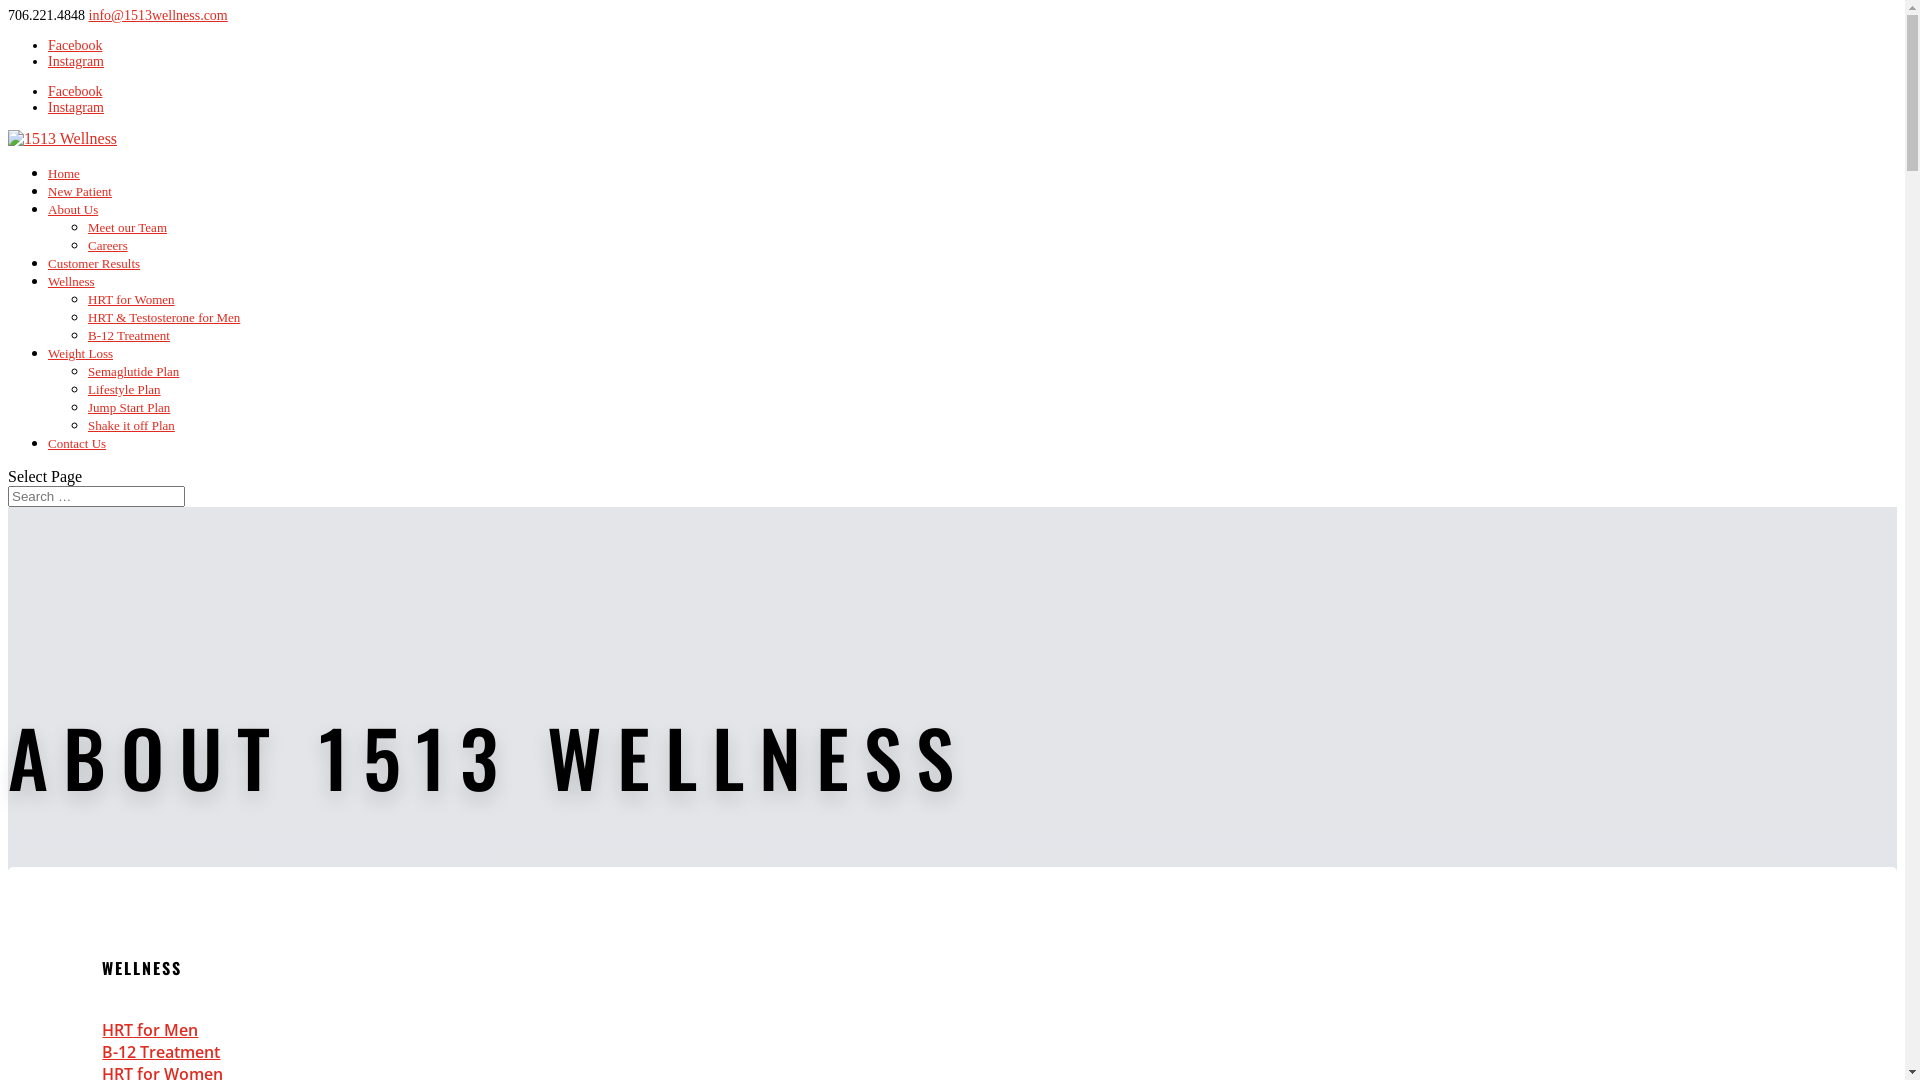  What do you see at coordinates (76, 107) in the screenshot?
I see `'Instagram'` at bounding box center [76, 107].